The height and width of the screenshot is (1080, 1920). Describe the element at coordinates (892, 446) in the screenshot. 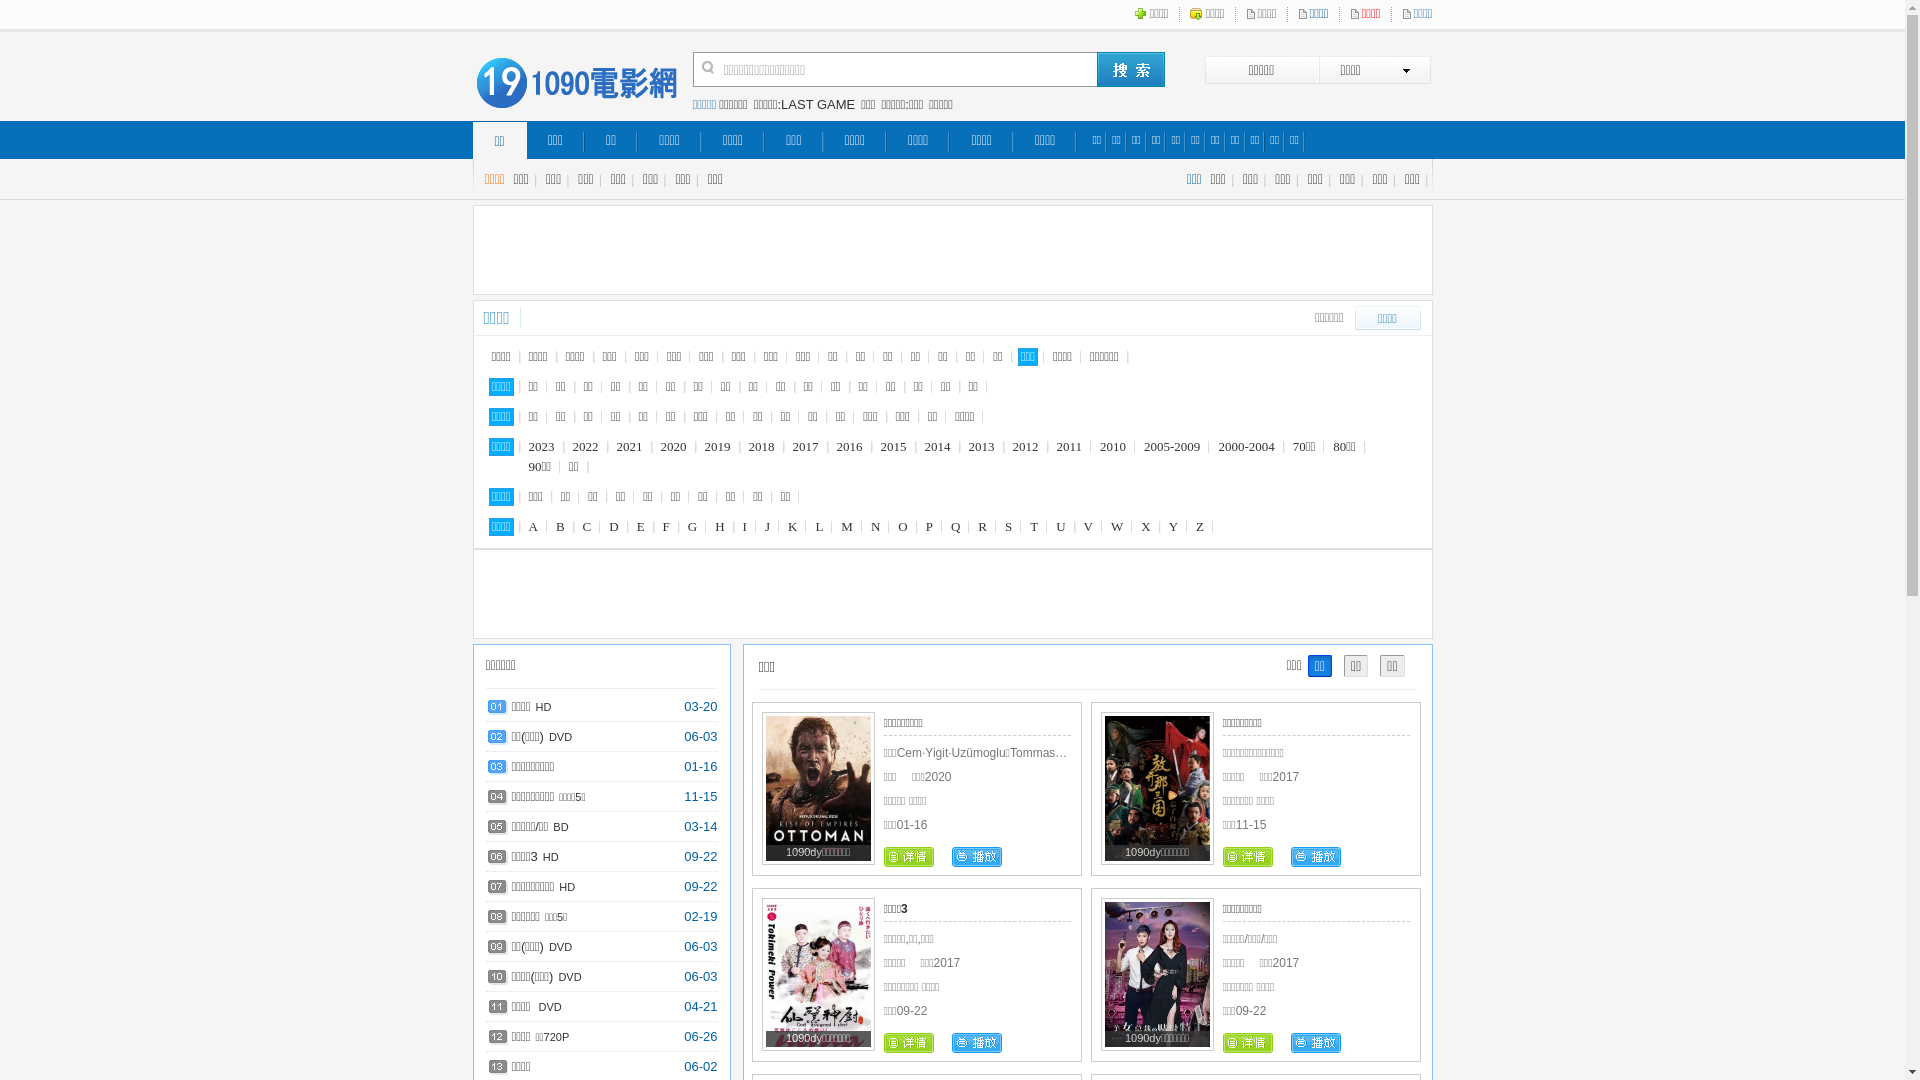

I see `'2015'` at that location.